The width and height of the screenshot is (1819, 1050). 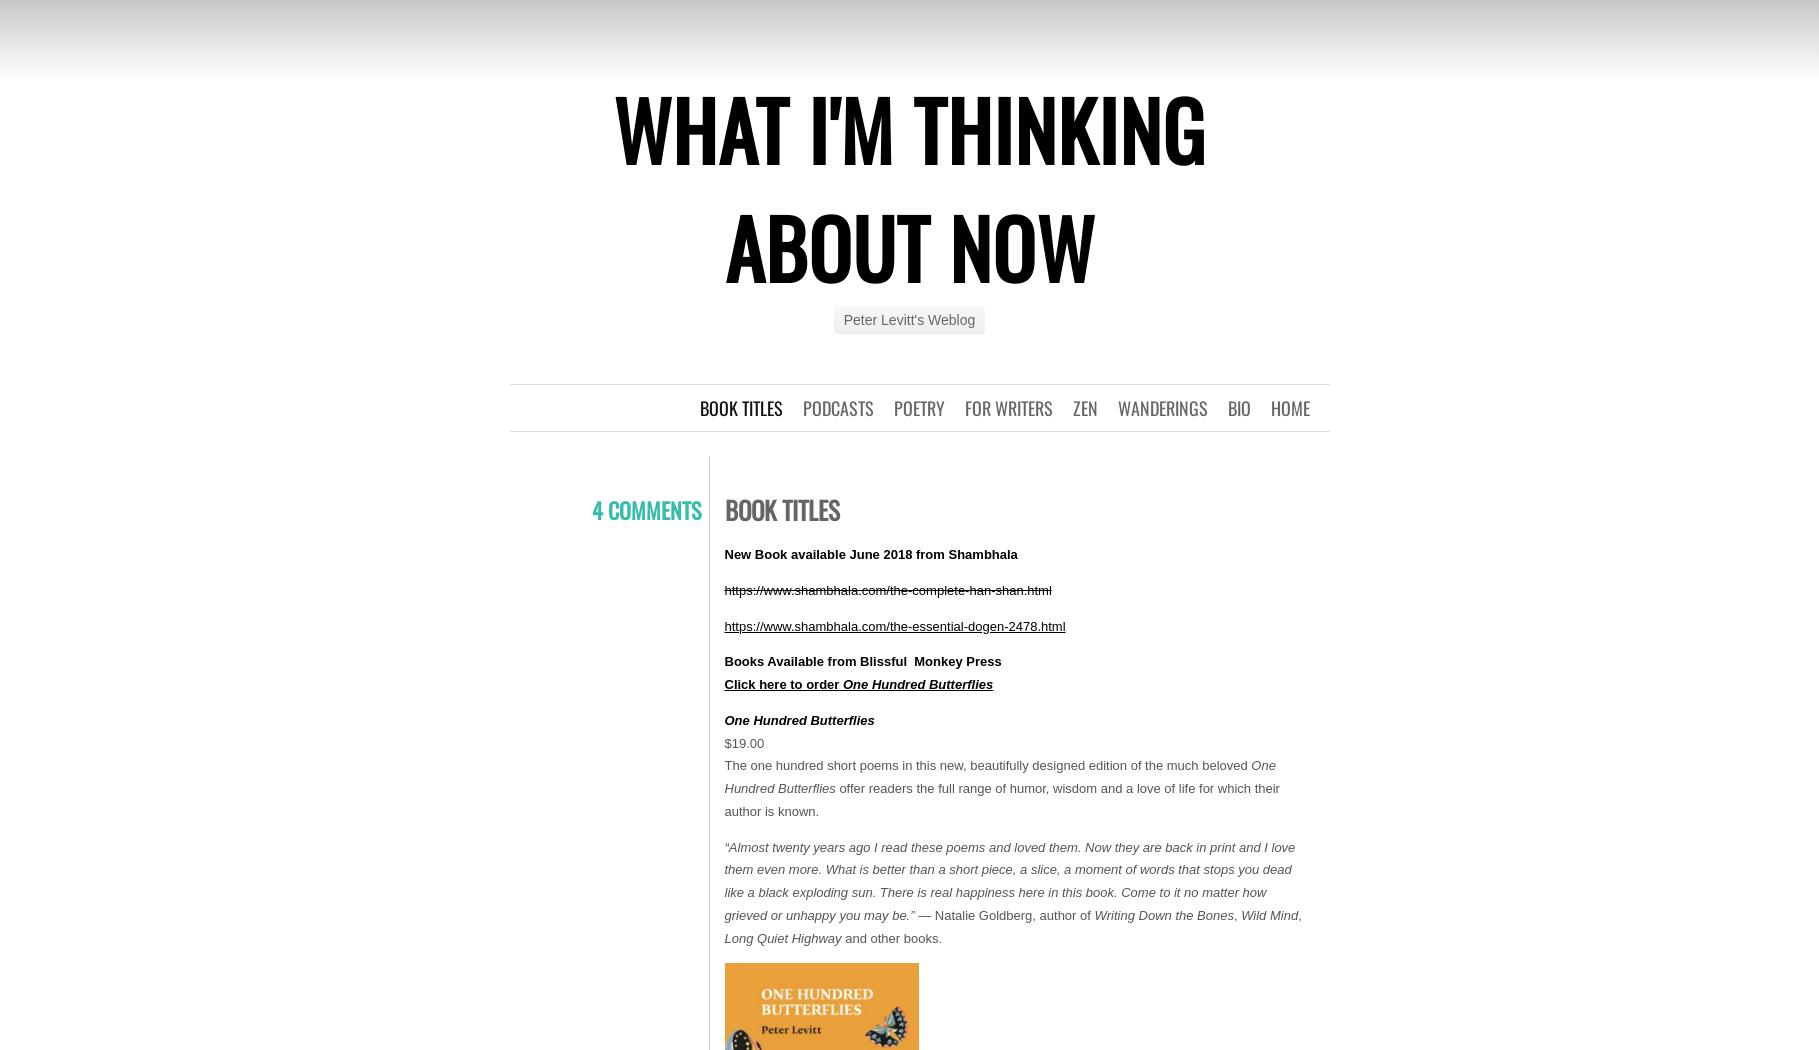 I want to click on '“Almost twenty years ago I read these poems and loved them. Now they are back in print and I love them even more. What is better than a short piece, a slice, a moment of words that stops you dead like a black exploding sun. There is real happiness here in this book. Come to it no matter how grieved or unhappy you may be.”', so click(x=1008, y=879).